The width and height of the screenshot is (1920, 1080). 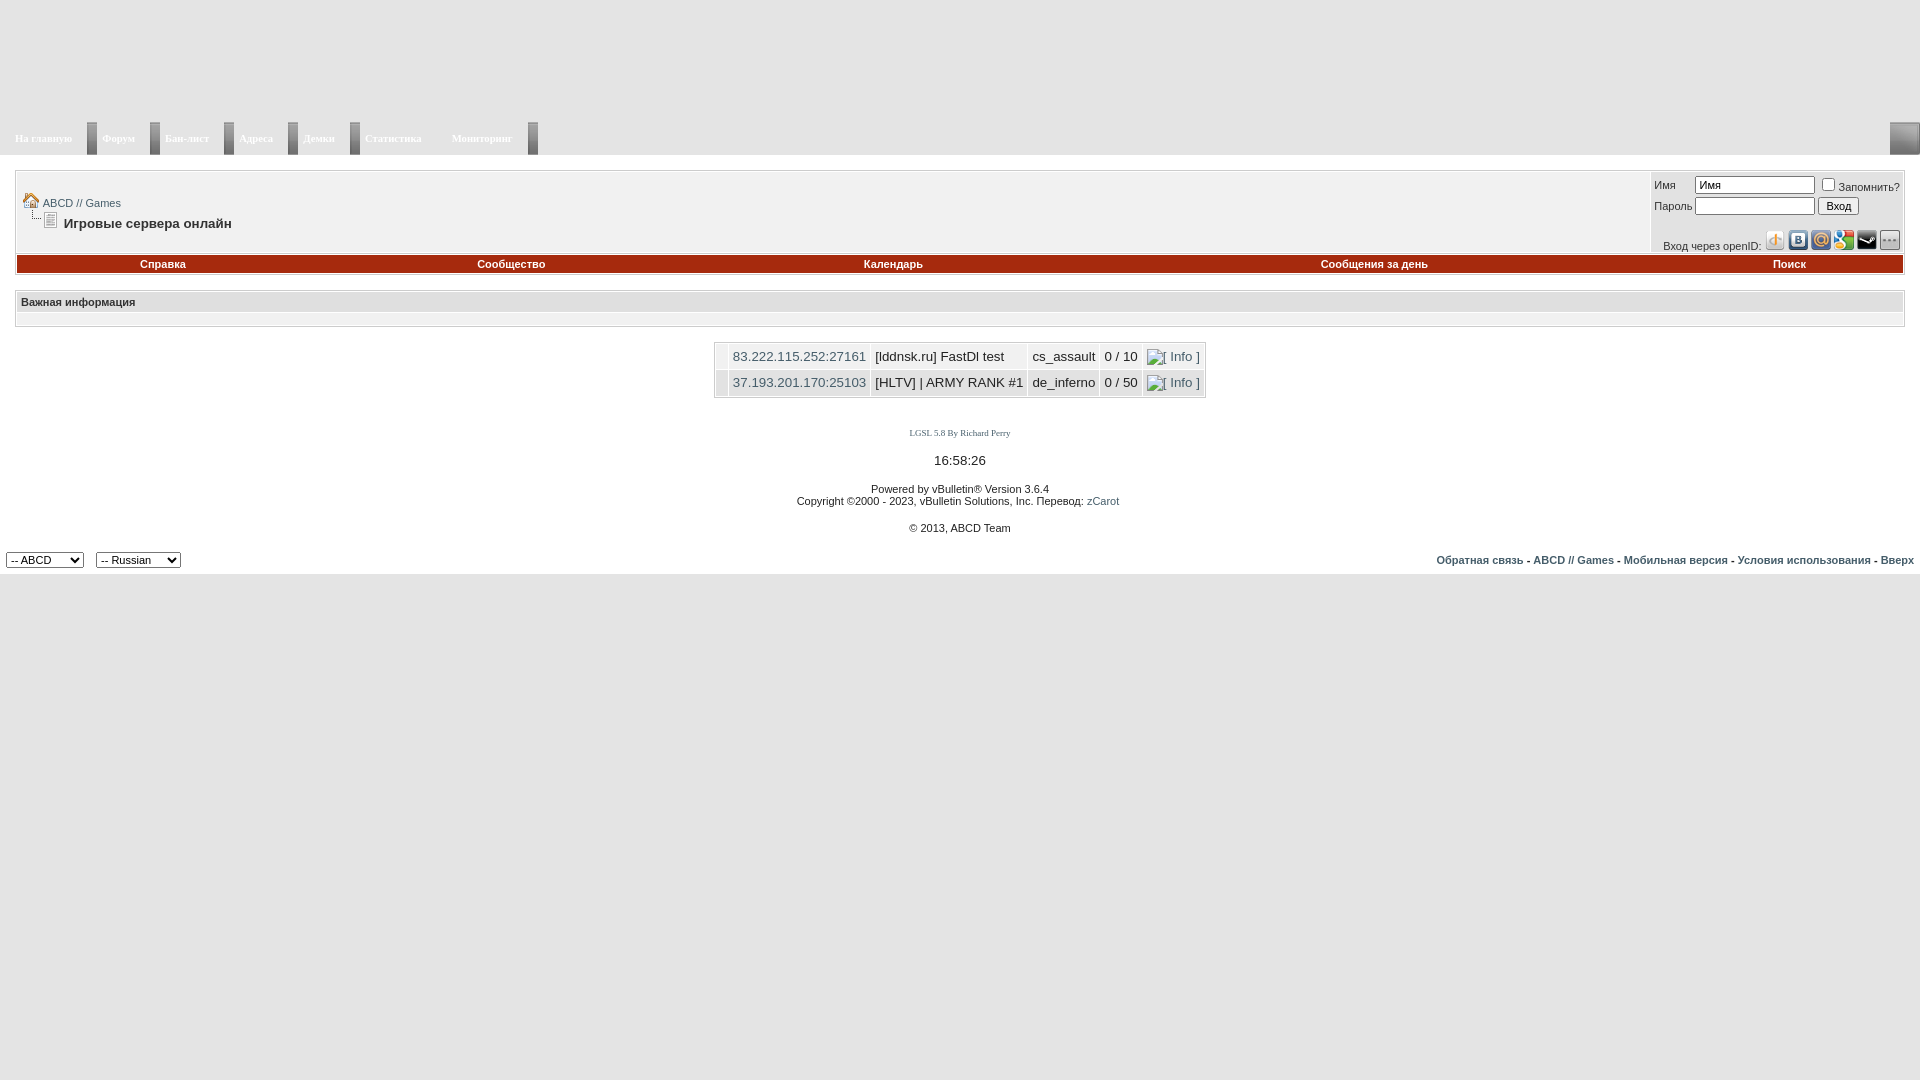 What do you see at coordinates (798, 382) in the screenshot?
I see `'37.193.201.170:25103'` at bounding box center [798, 382].